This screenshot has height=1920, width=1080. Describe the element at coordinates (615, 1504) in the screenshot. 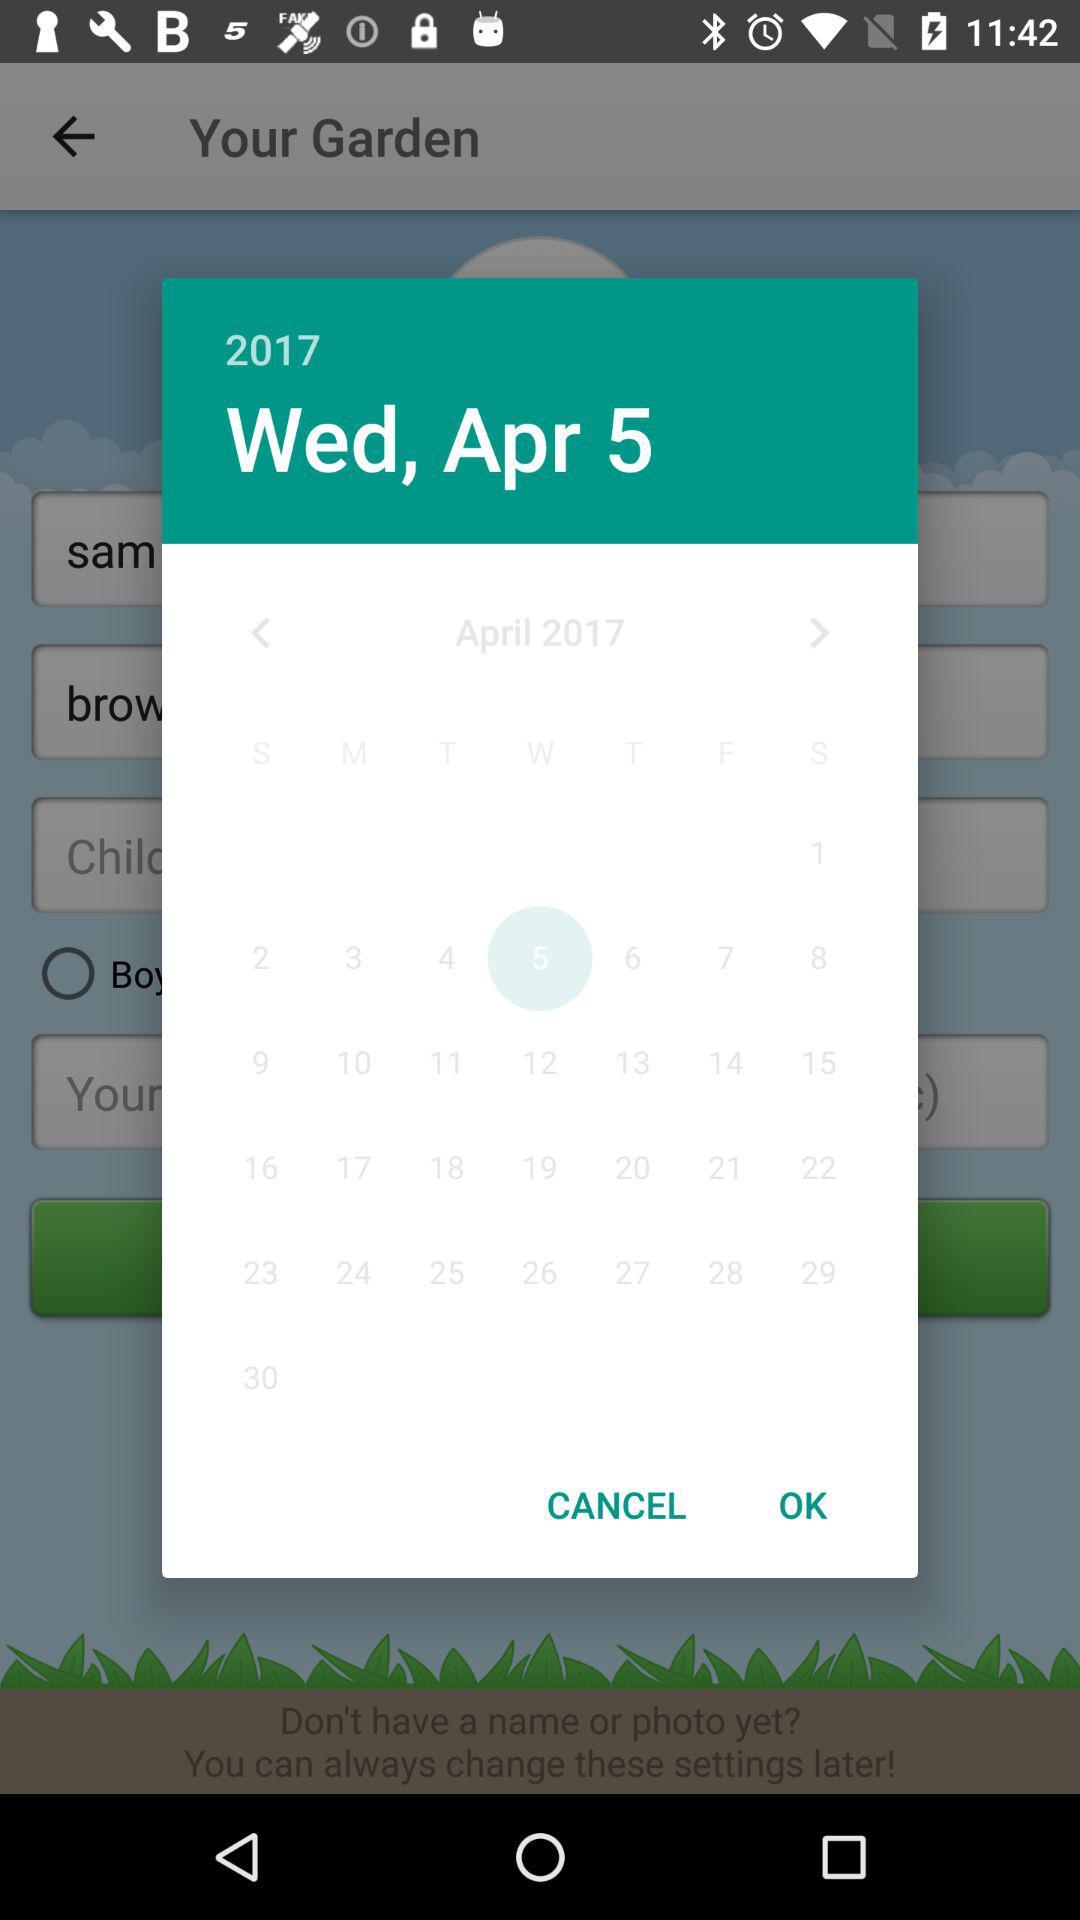

I see `cancel at the bottom` at that location.